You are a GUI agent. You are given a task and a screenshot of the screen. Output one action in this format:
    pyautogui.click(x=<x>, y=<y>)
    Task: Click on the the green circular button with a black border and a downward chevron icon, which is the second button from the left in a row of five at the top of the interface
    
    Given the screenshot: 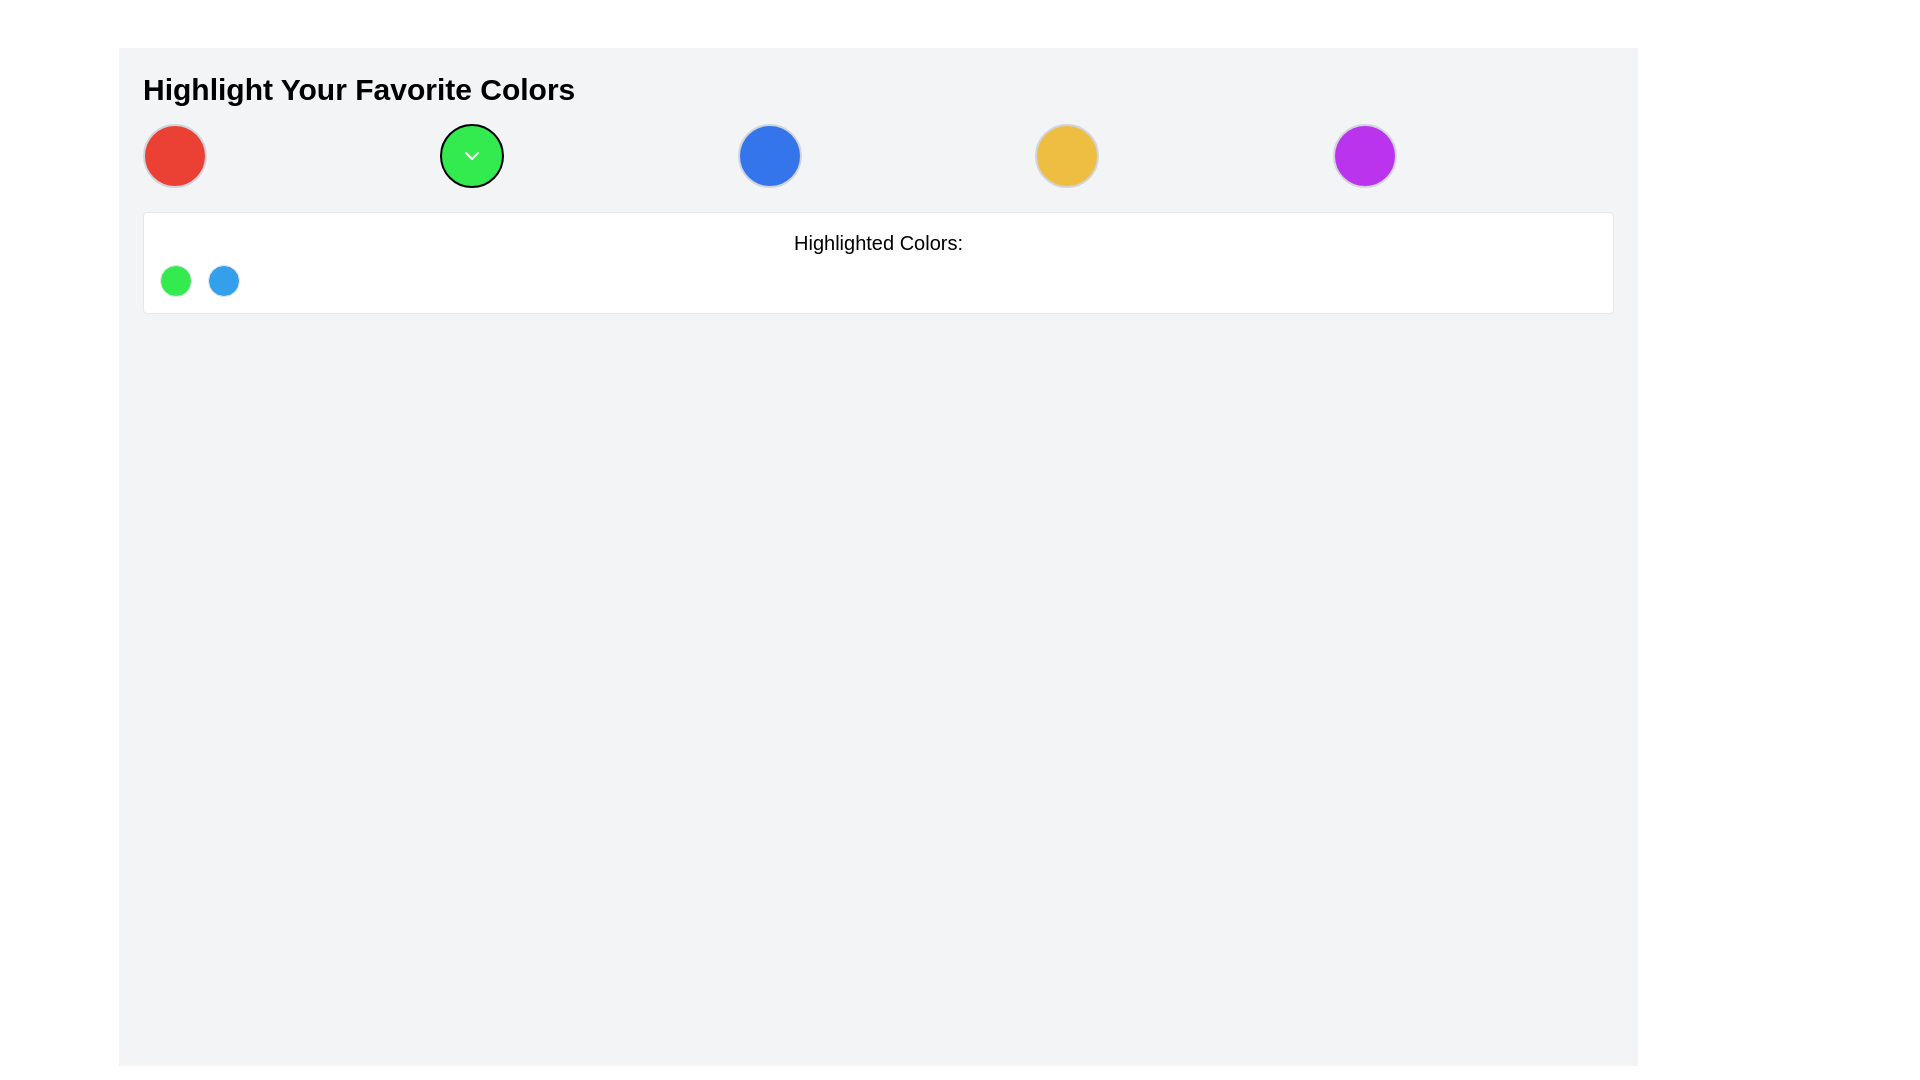 What is the action you would take?
    pyautogui.click(x=471, y=154)
    